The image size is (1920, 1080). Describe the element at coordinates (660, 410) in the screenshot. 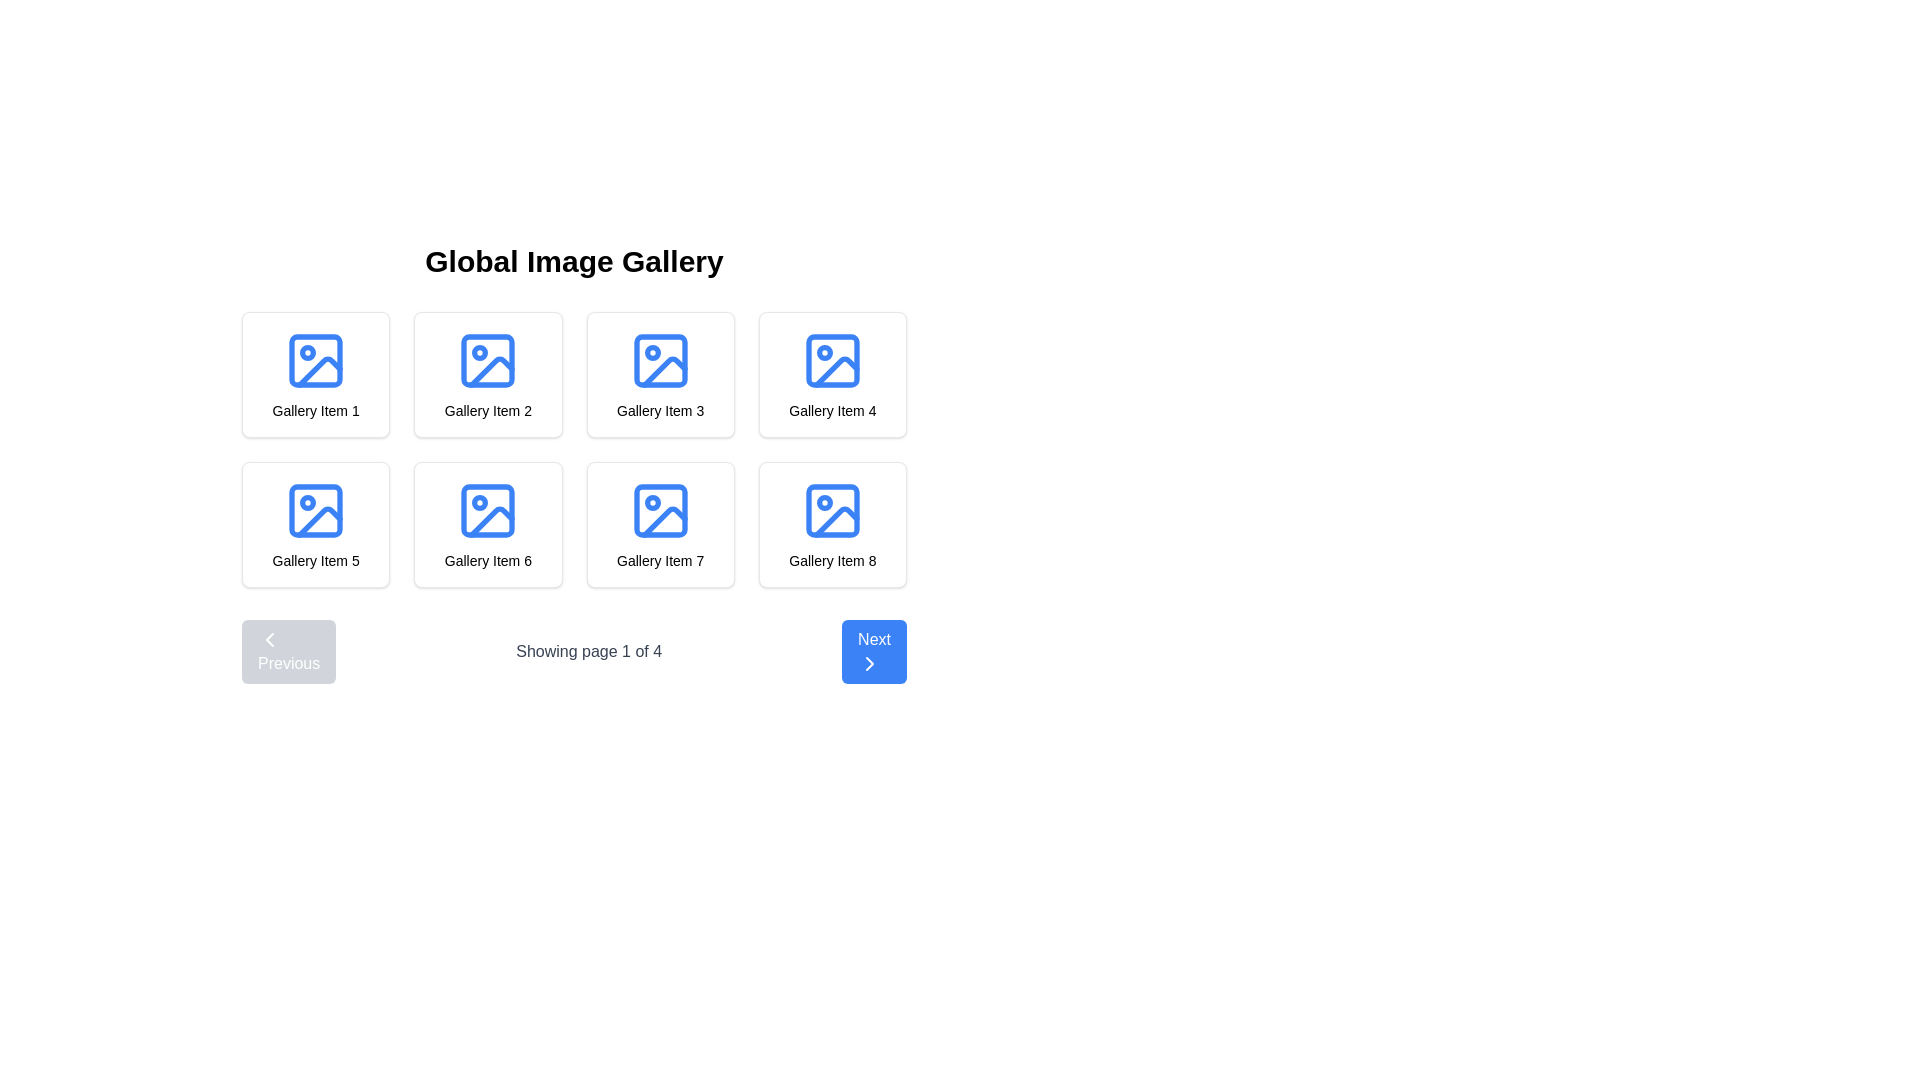

I see `text content of the label displaying 'Gallery Item 3' located in the third position of the first row in the grid view` at that location.